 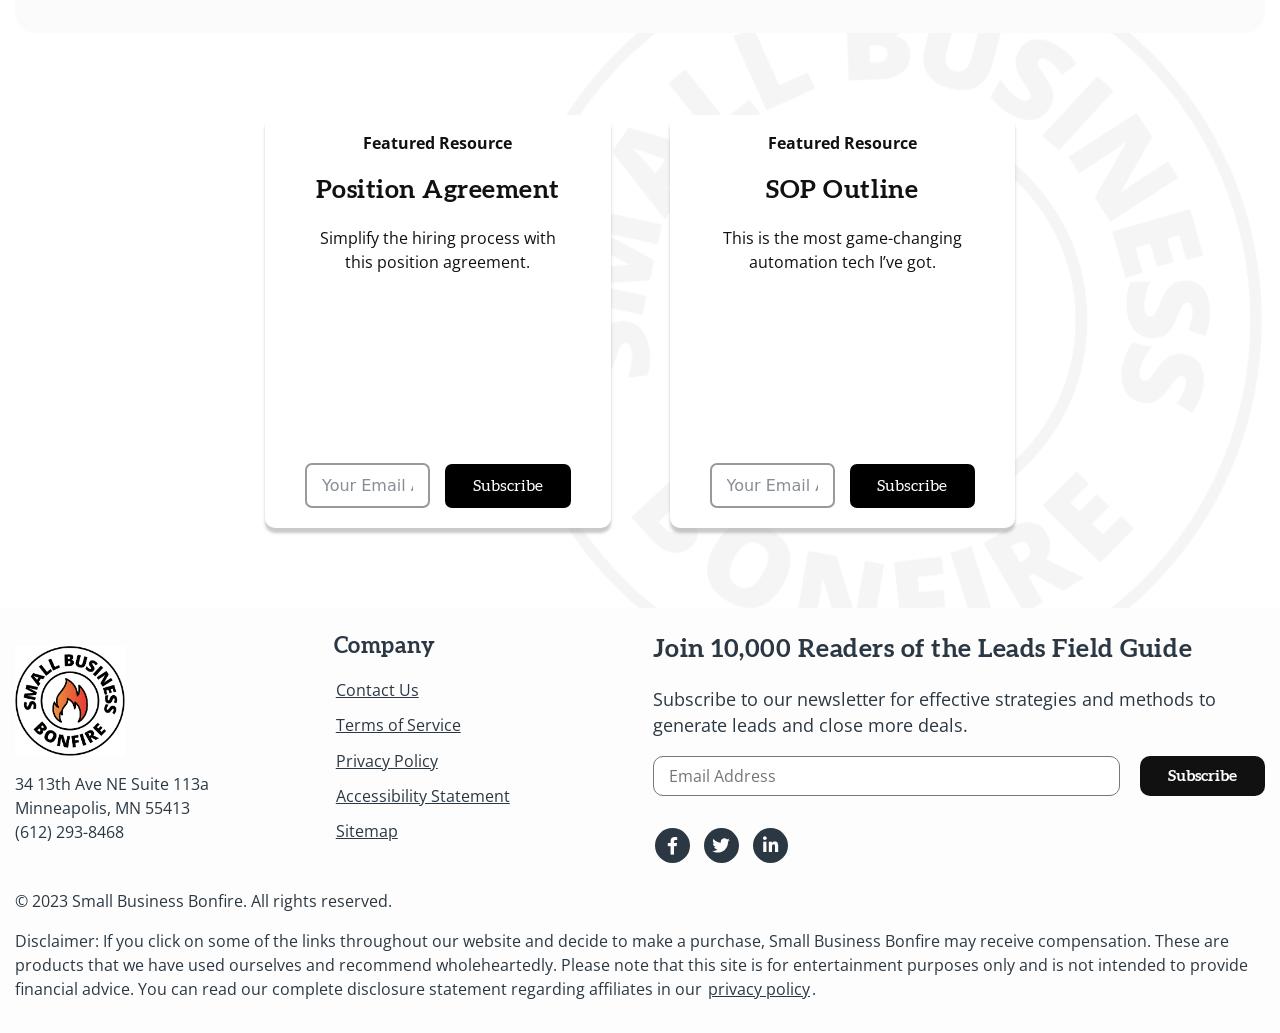 I want to click on 'Simplify the hiring process with this position agreement.', so click(x=317, y=247).